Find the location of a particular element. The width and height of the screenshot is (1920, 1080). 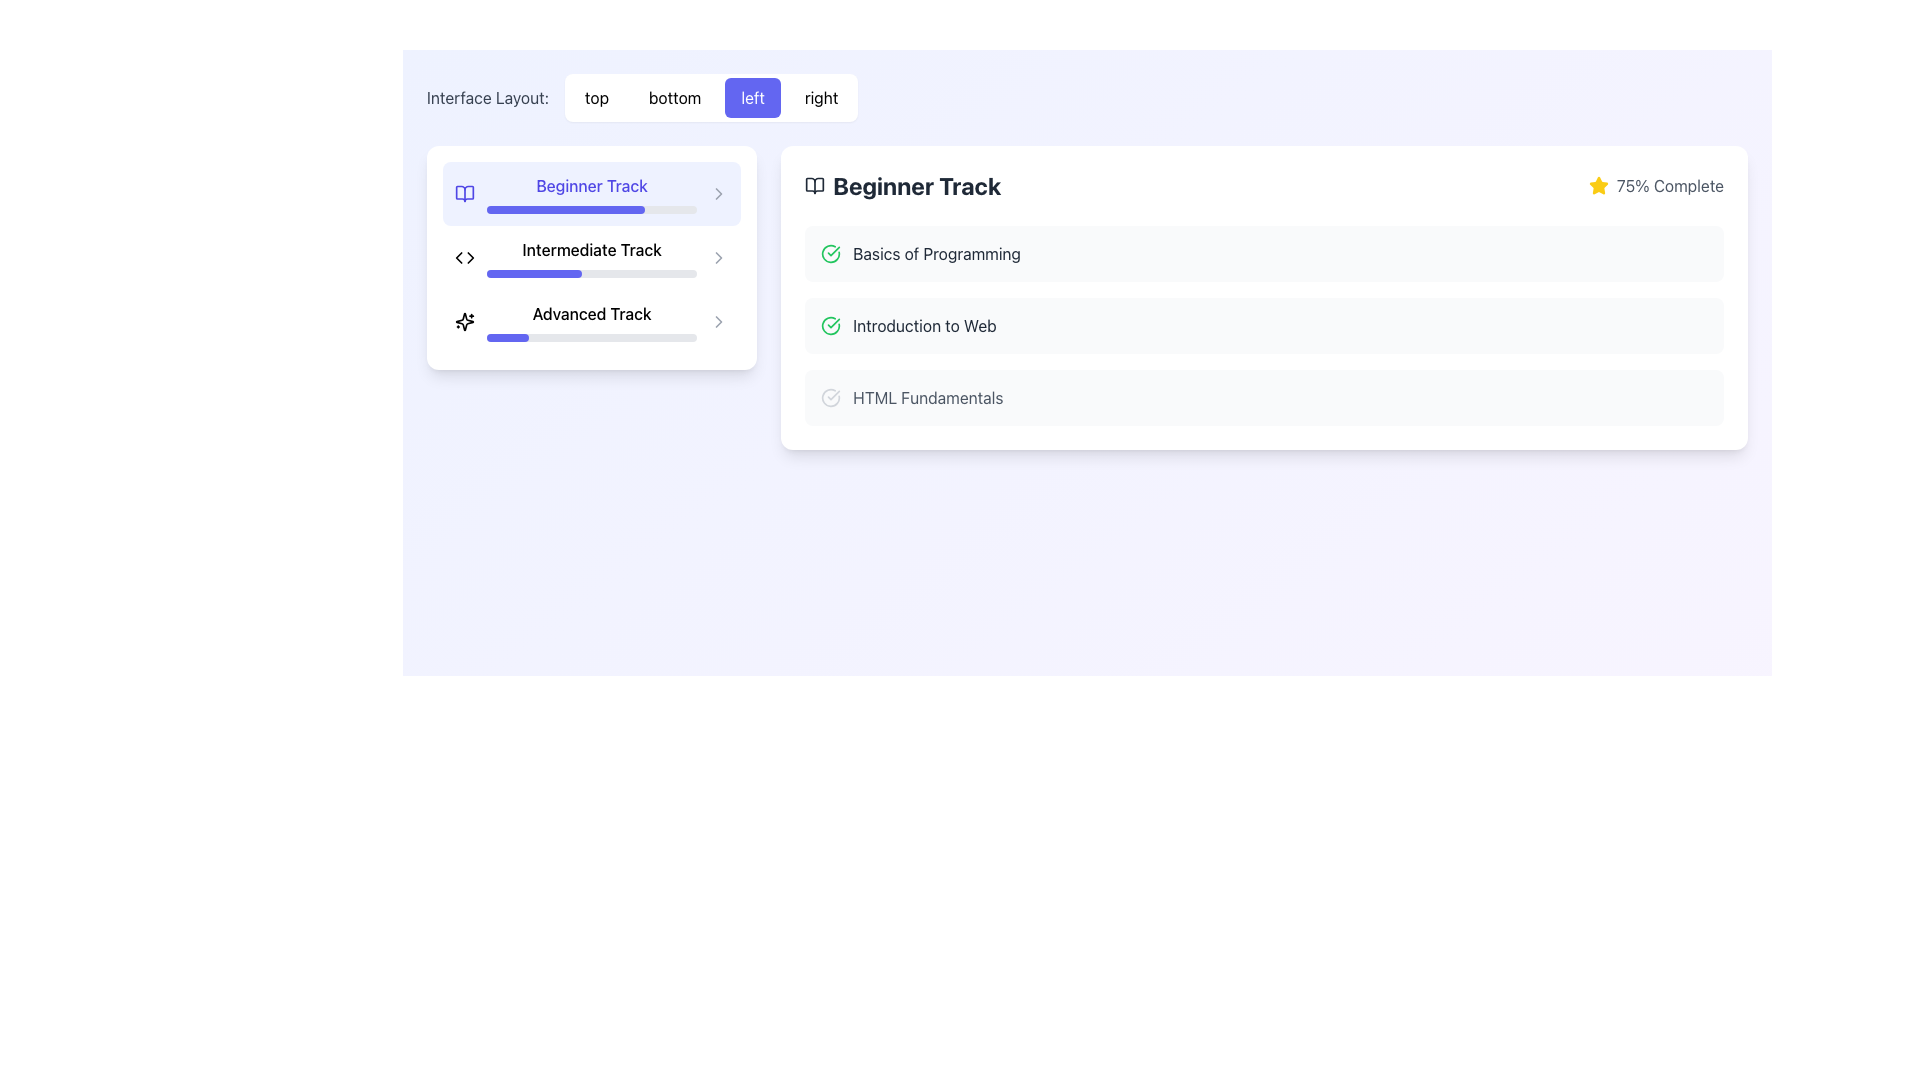

the horizontal progress bar indicating 75% completion located in the 'Beginner Track' section is located at coordinates (564, 209).